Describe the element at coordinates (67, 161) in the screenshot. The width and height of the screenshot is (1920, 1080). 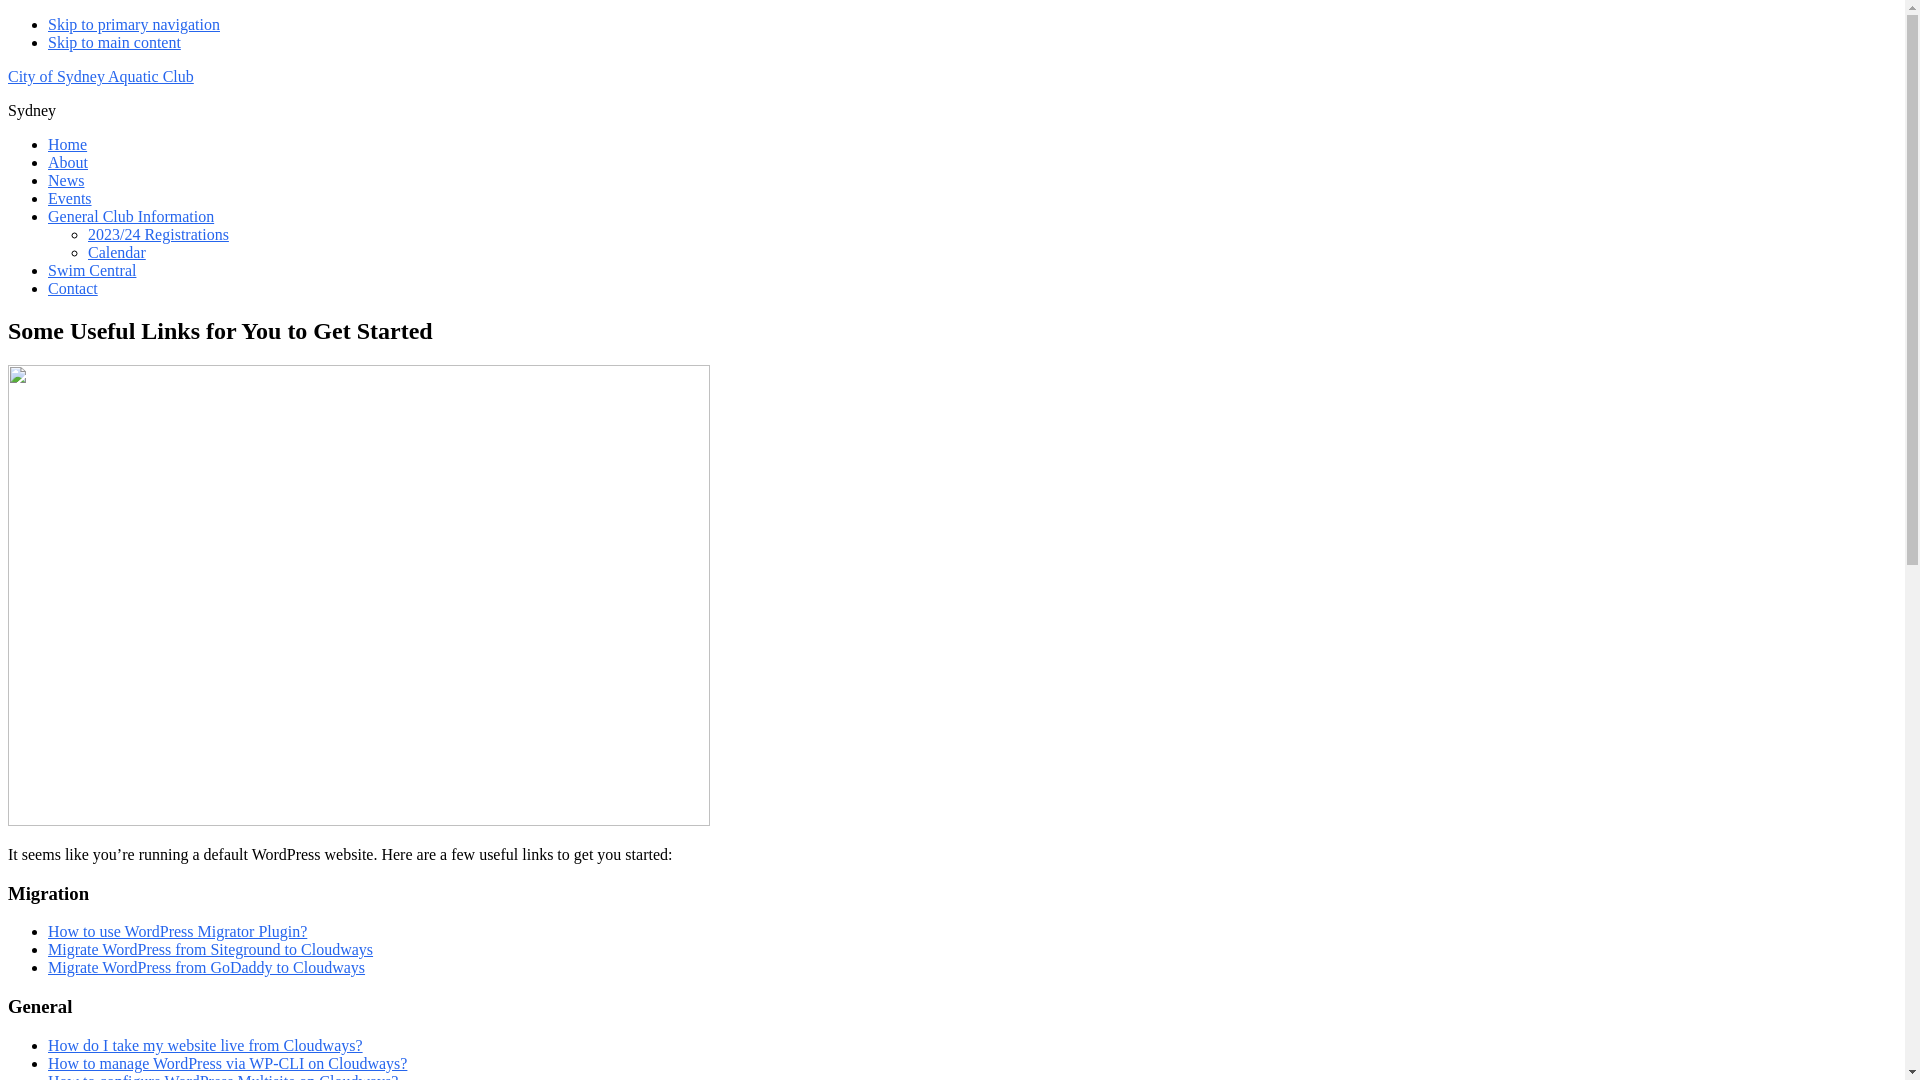
I see `'About'` at that location.